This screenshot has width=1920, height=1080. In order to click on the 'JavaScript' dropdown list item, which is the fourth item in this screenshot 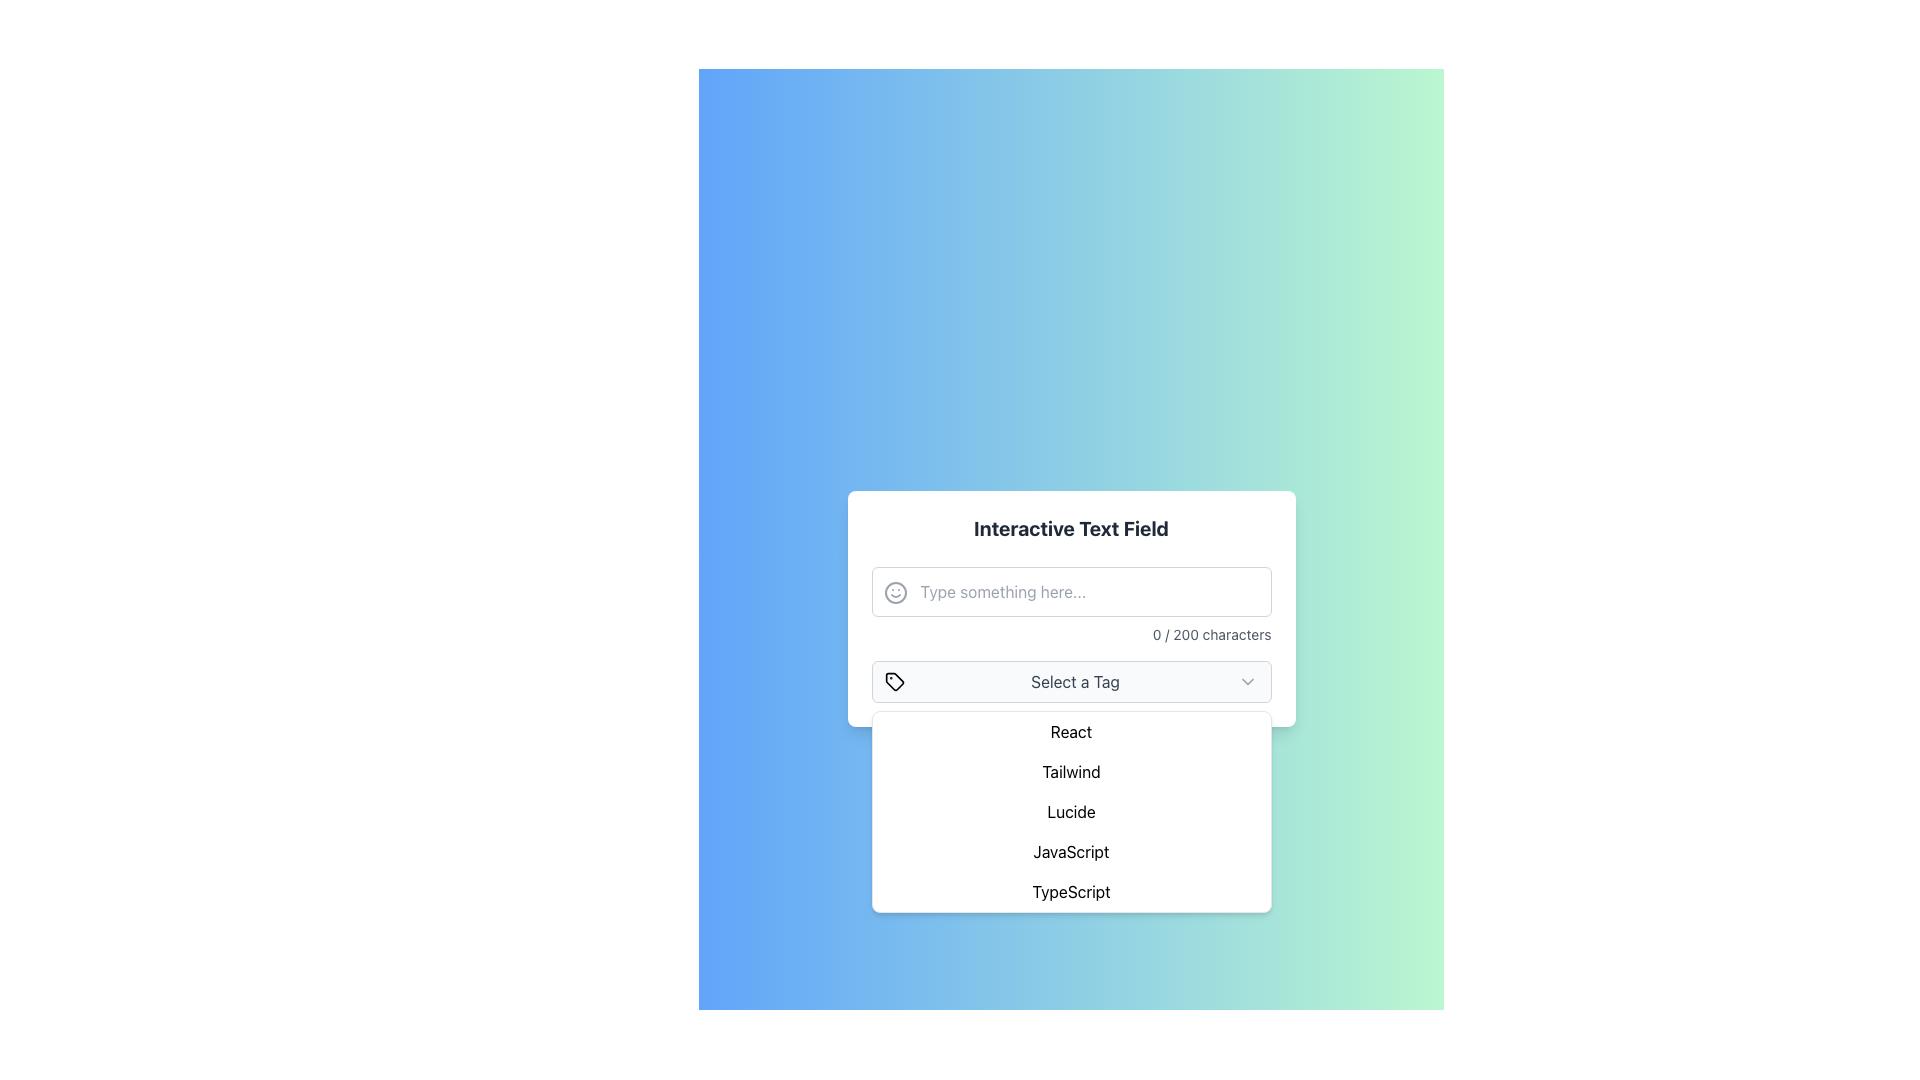, I will do `click(1070, 852)`.